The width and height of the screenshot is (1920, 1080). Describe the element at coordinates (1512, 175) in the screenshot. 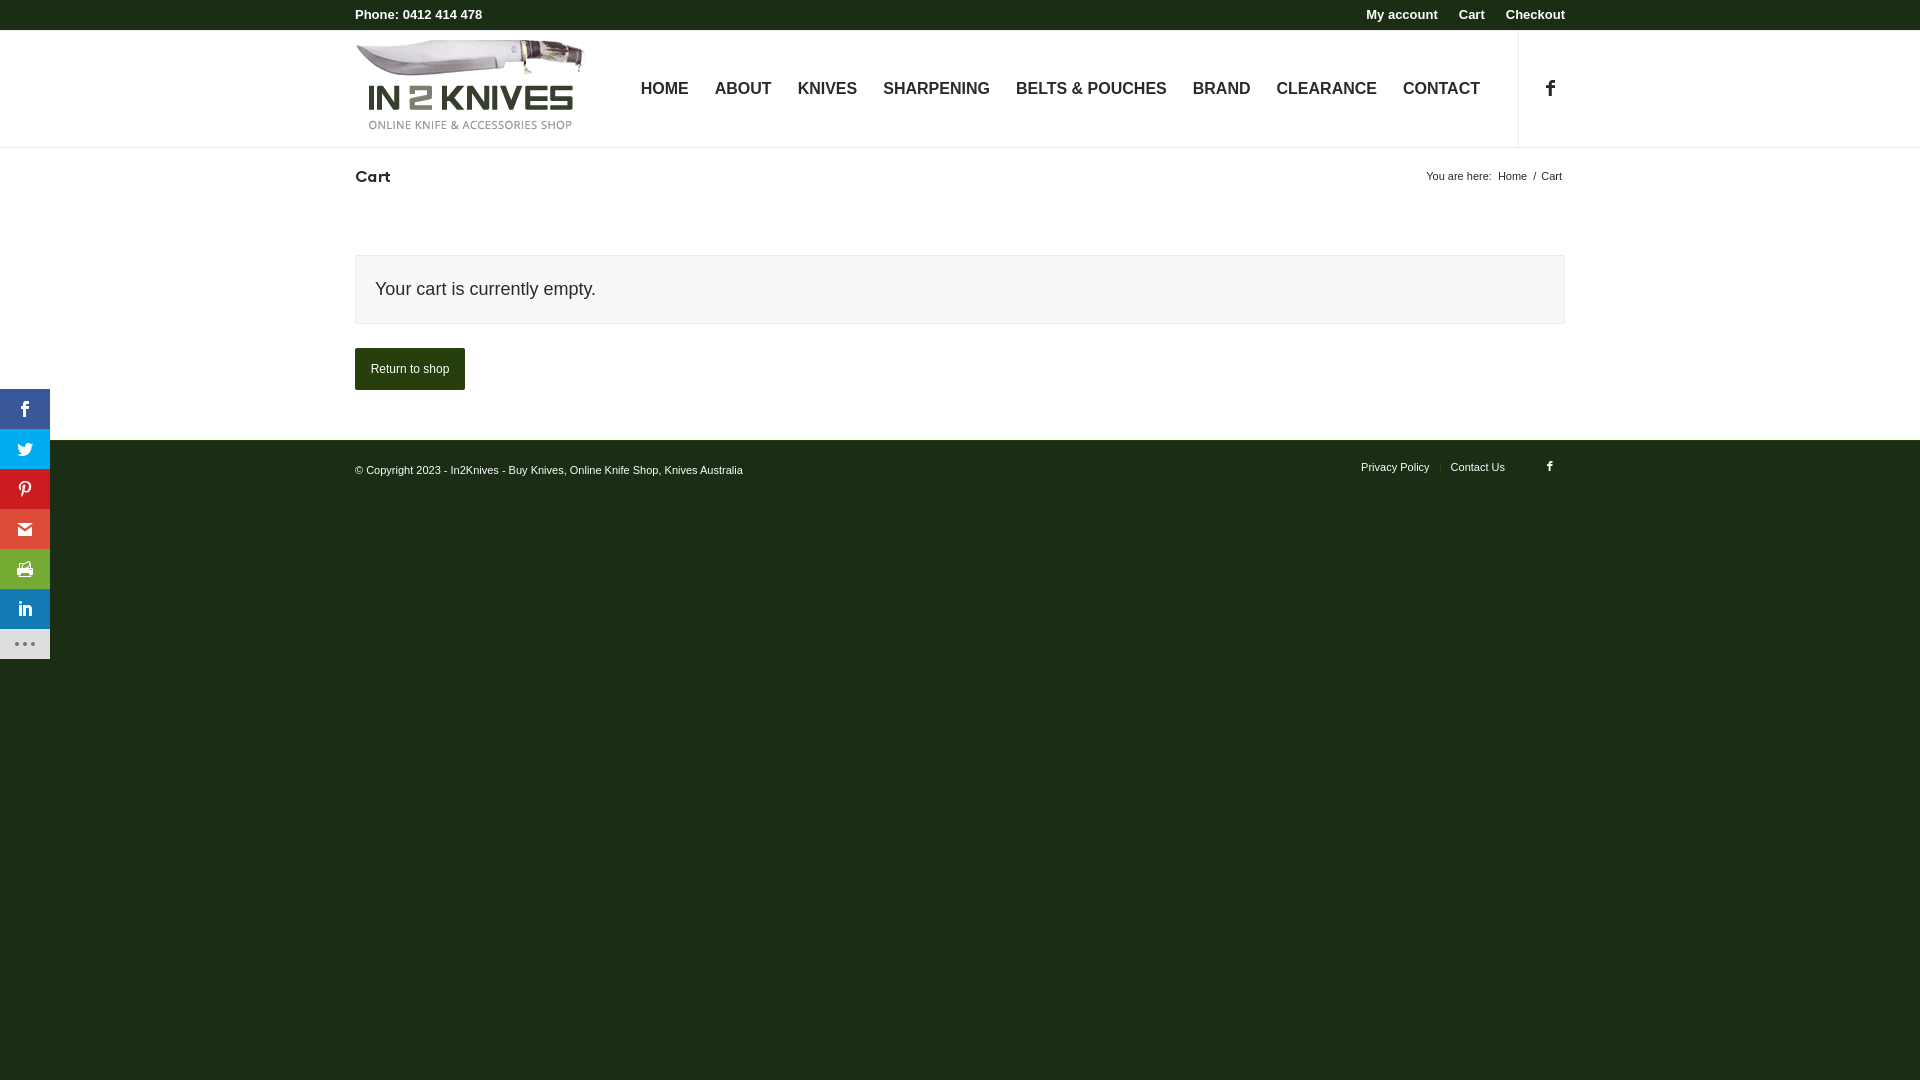

I see `'Home'` at that location.